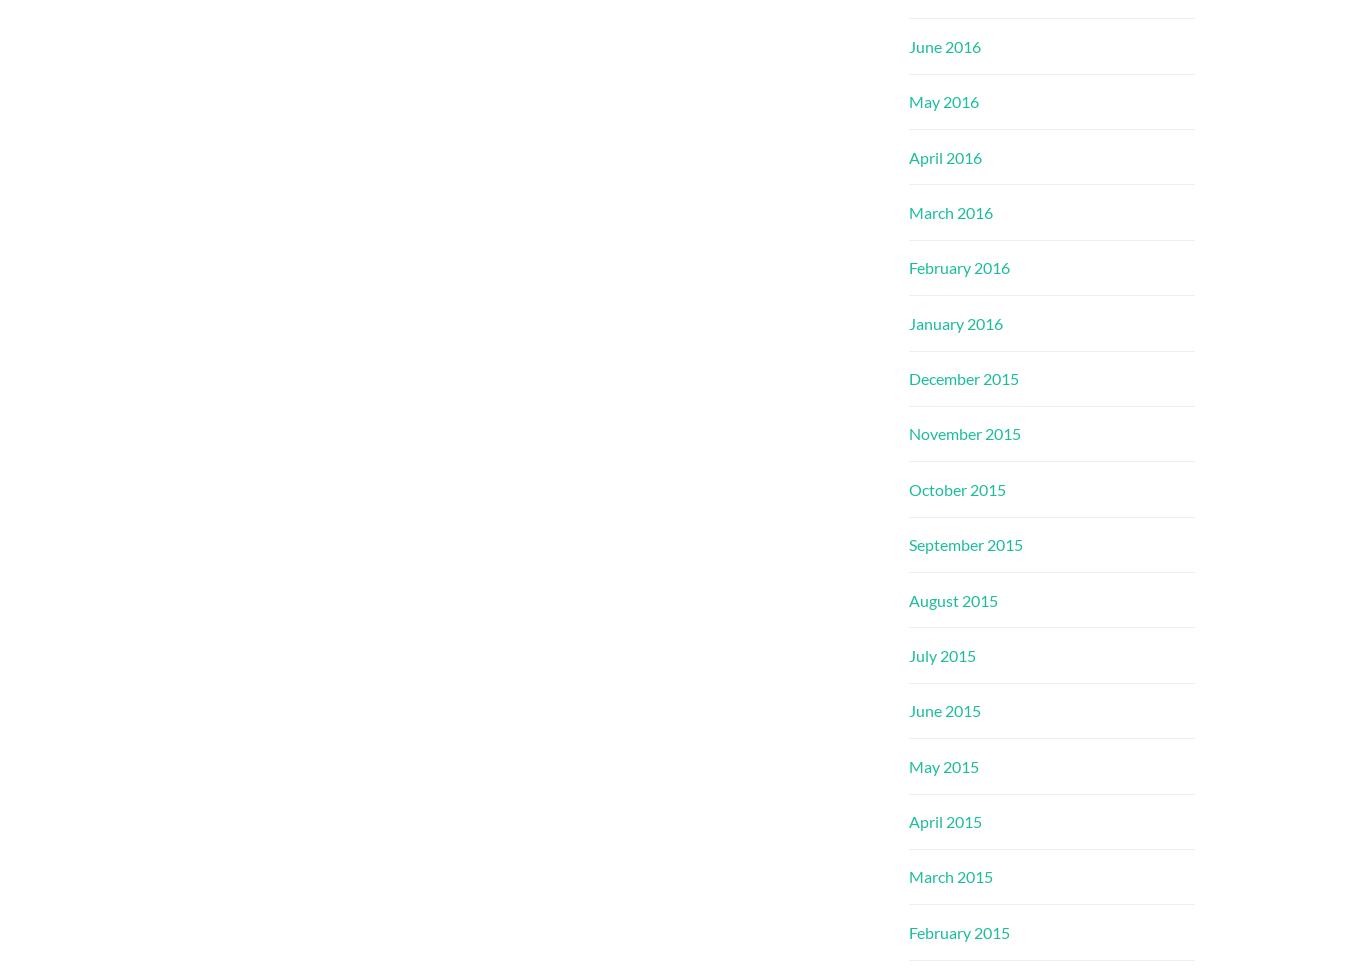 Image resolution: width=1350 pixels, height=970 pixels. I want to click on 'May 2015', so click(943, 764).